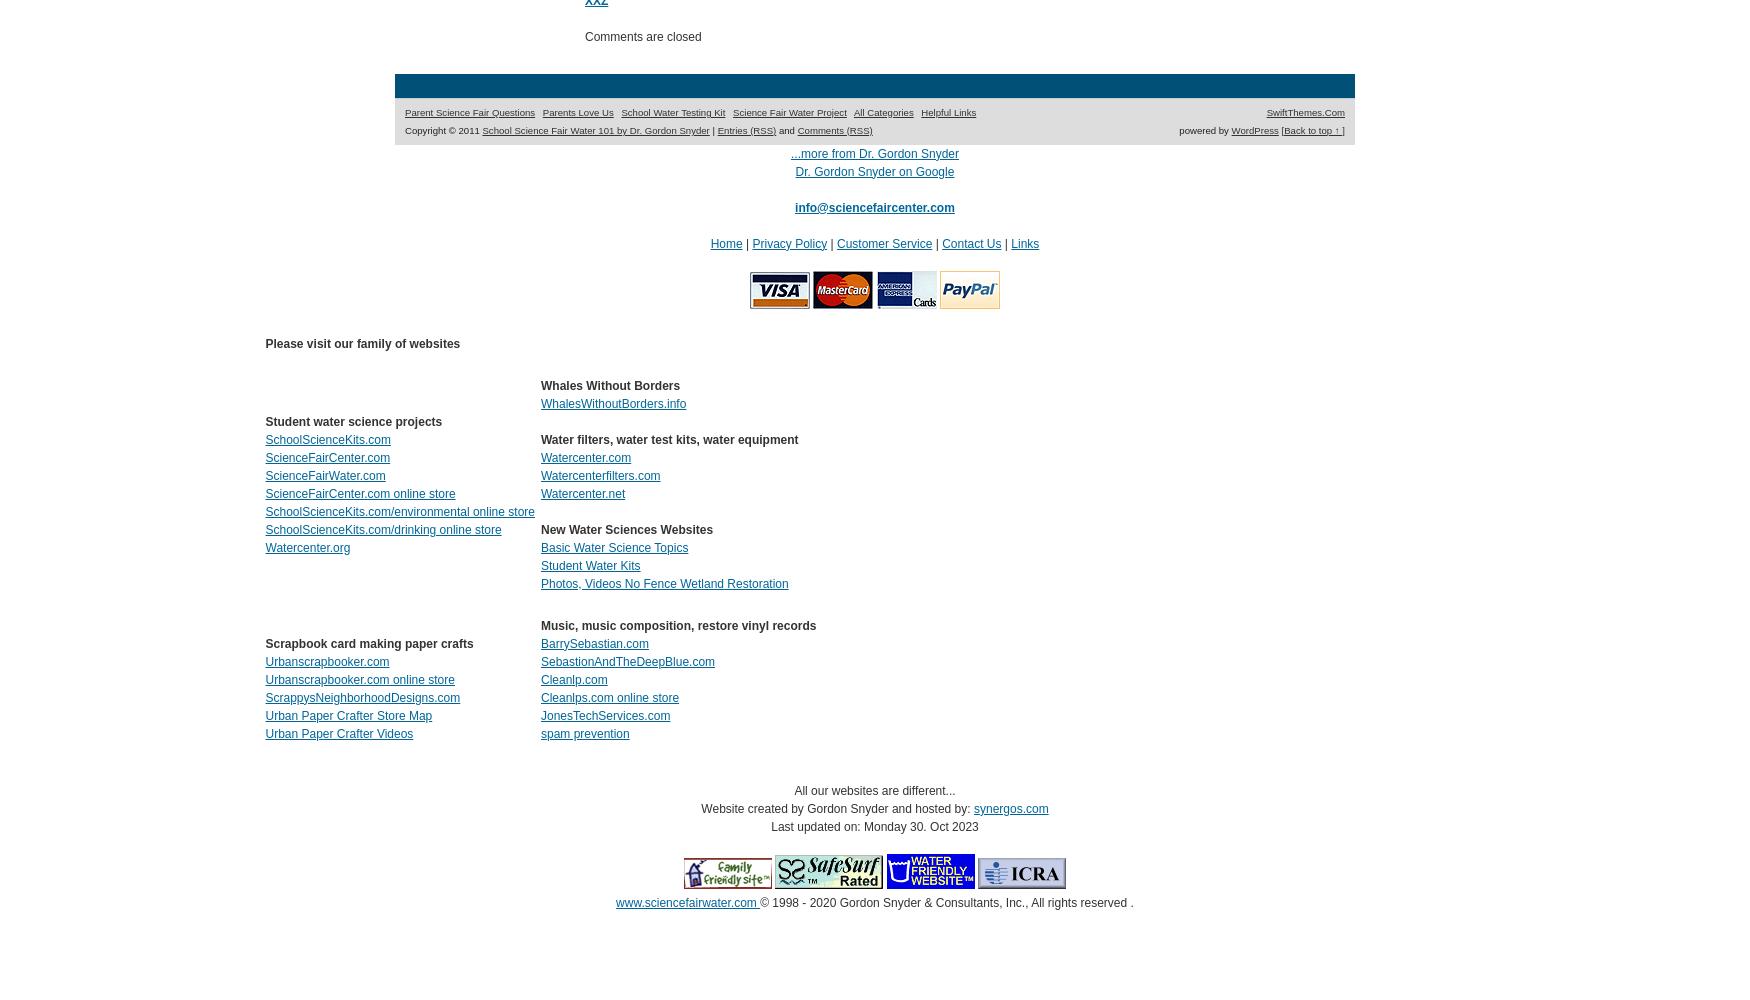  What do you see at coordinates (863, 825) in the screenshot?
I see `'Monday 30. Oct 2023'` at bounding box center [863, 825].